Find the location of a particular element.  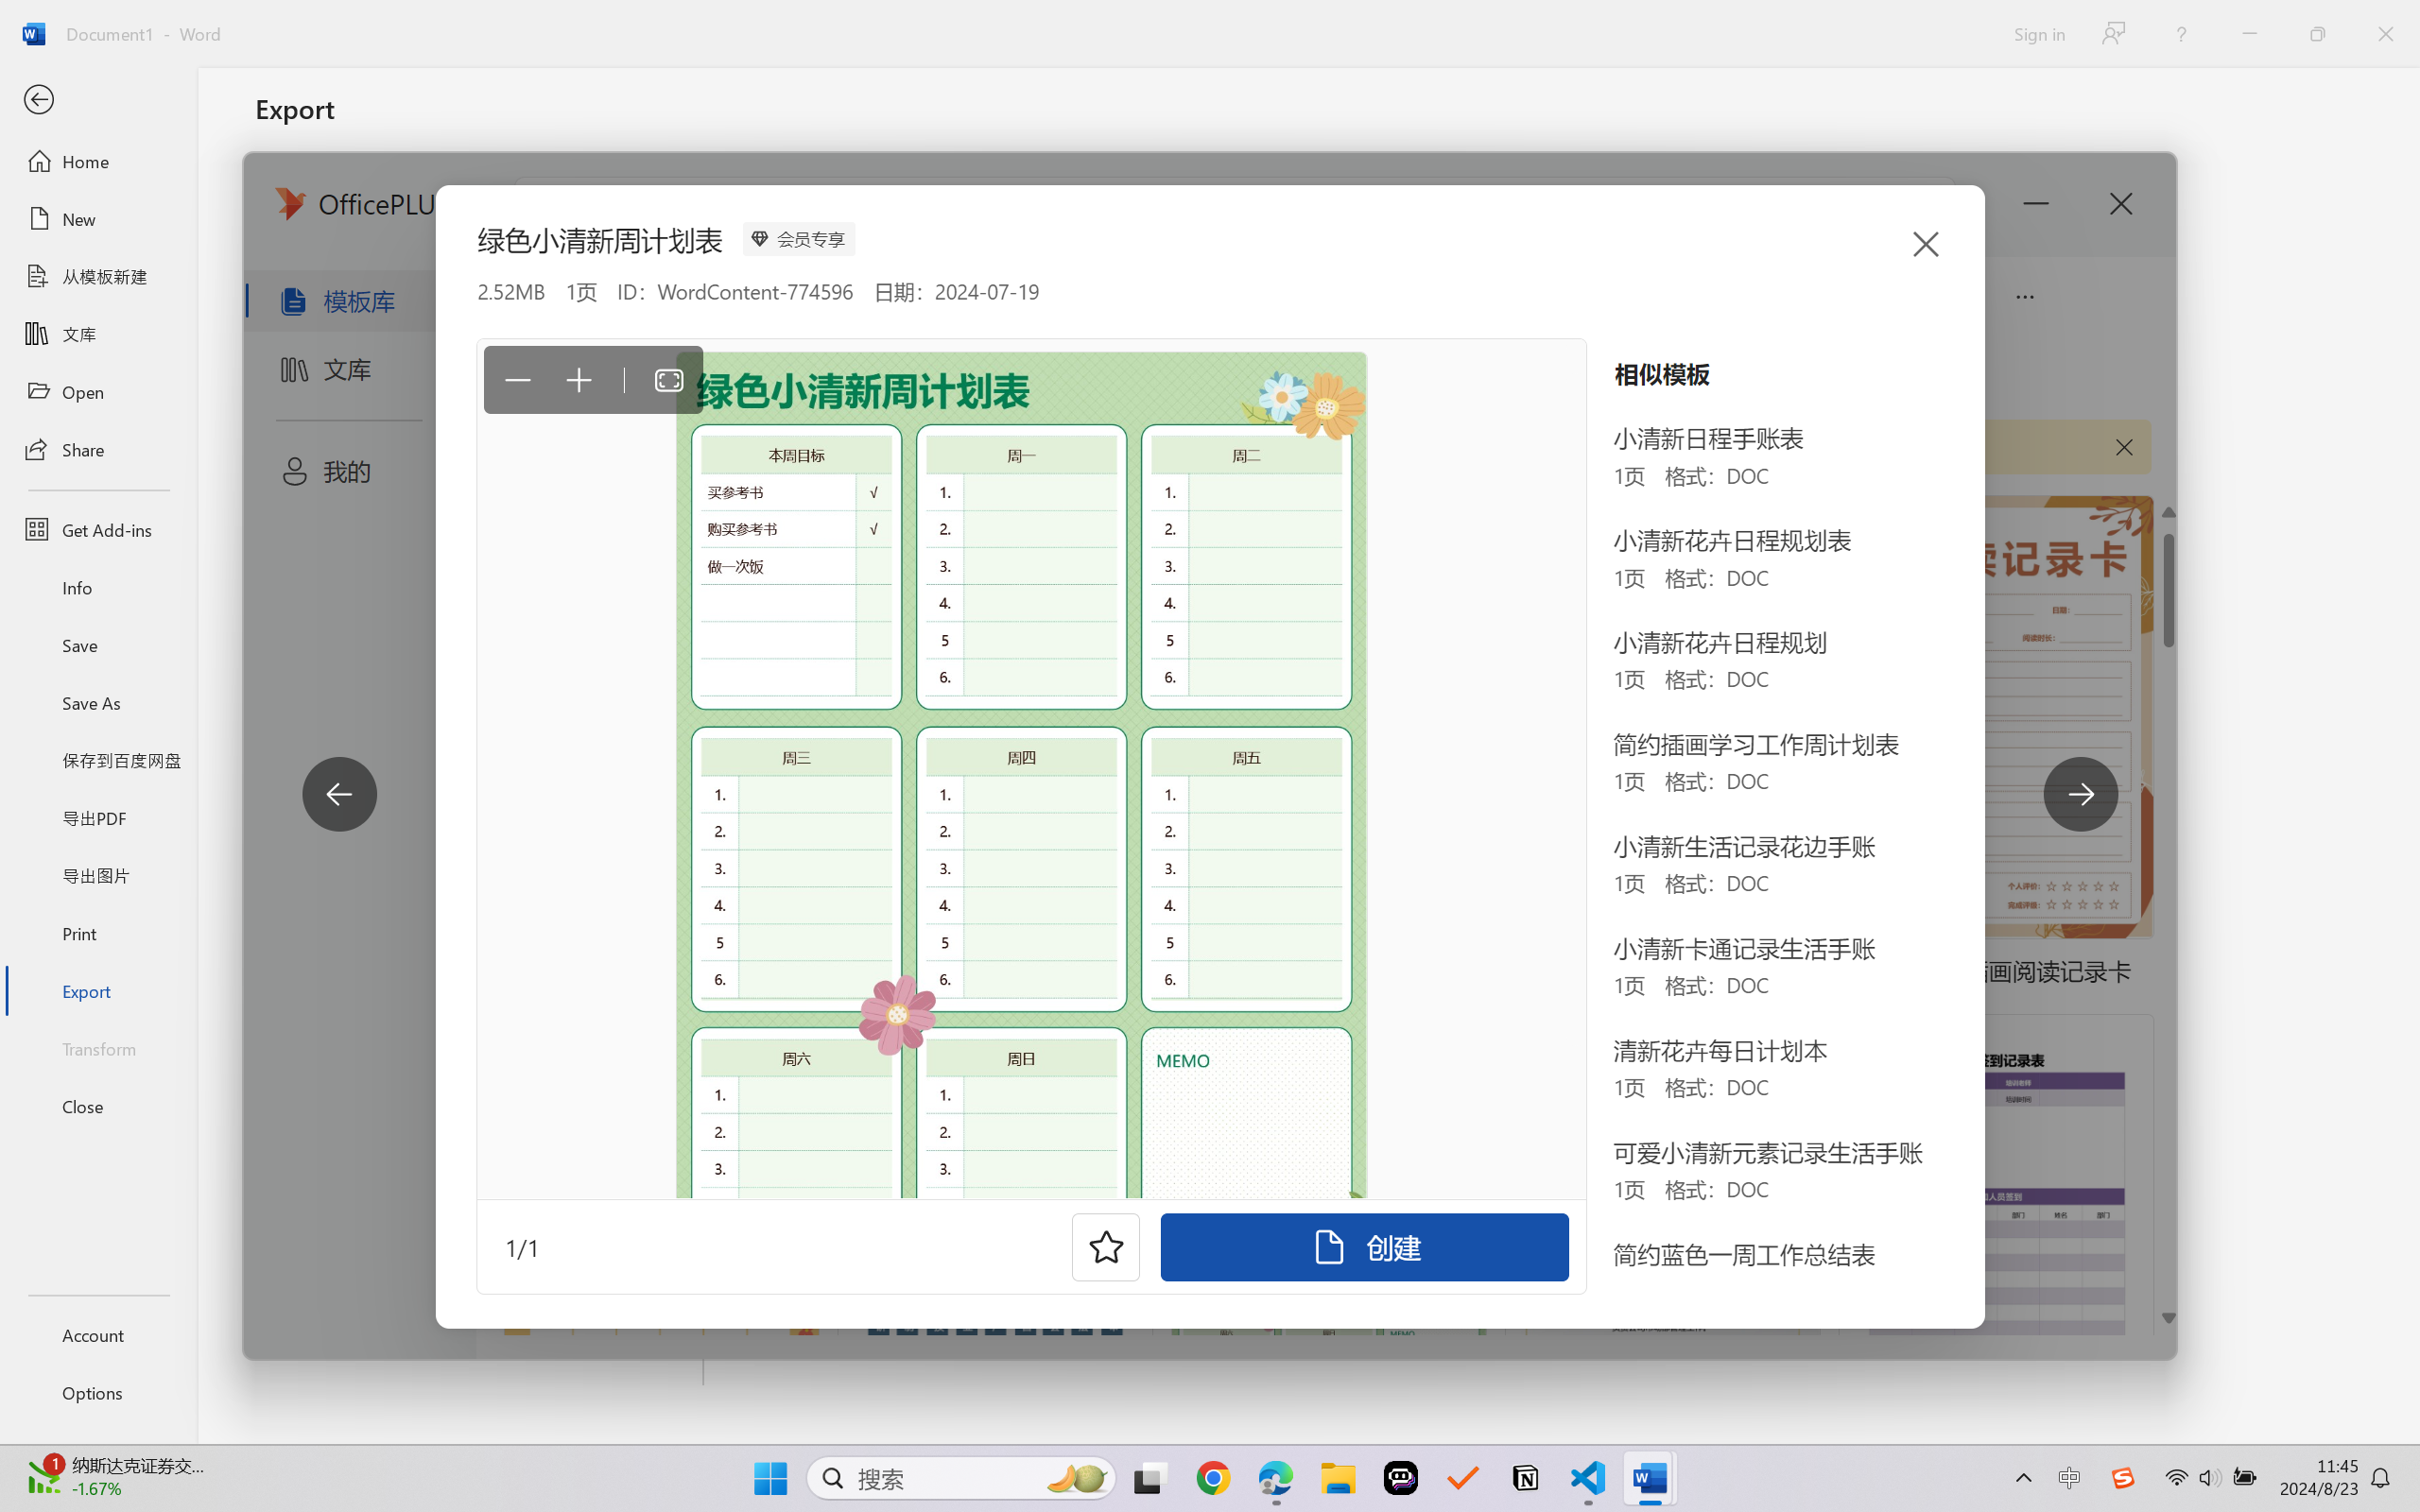

'Back' is located at coordinates (97, 100).